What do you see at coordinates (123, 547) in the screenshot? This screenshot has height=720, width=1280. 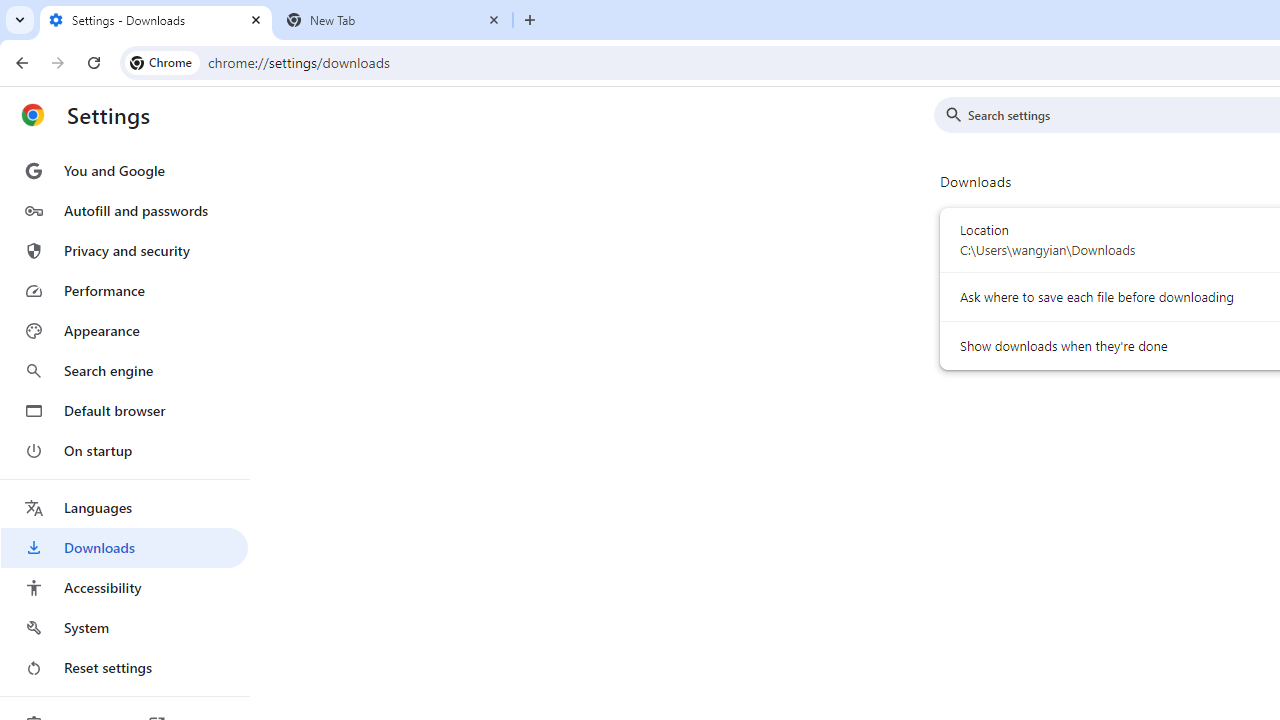 I see `'Downloads'` at bounding box center [123, 547].